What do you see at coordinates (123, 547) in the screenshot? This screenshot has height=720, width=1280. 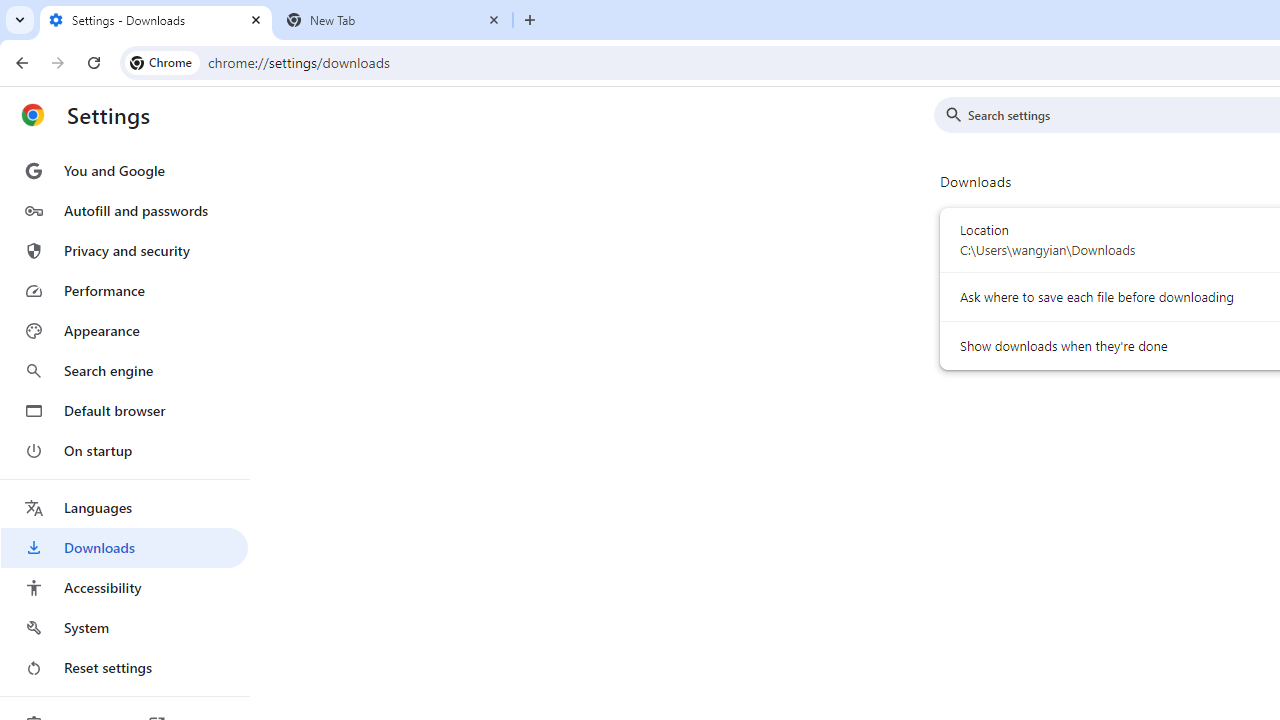 I see `'Downloads'` at bounding box center [123, 547].